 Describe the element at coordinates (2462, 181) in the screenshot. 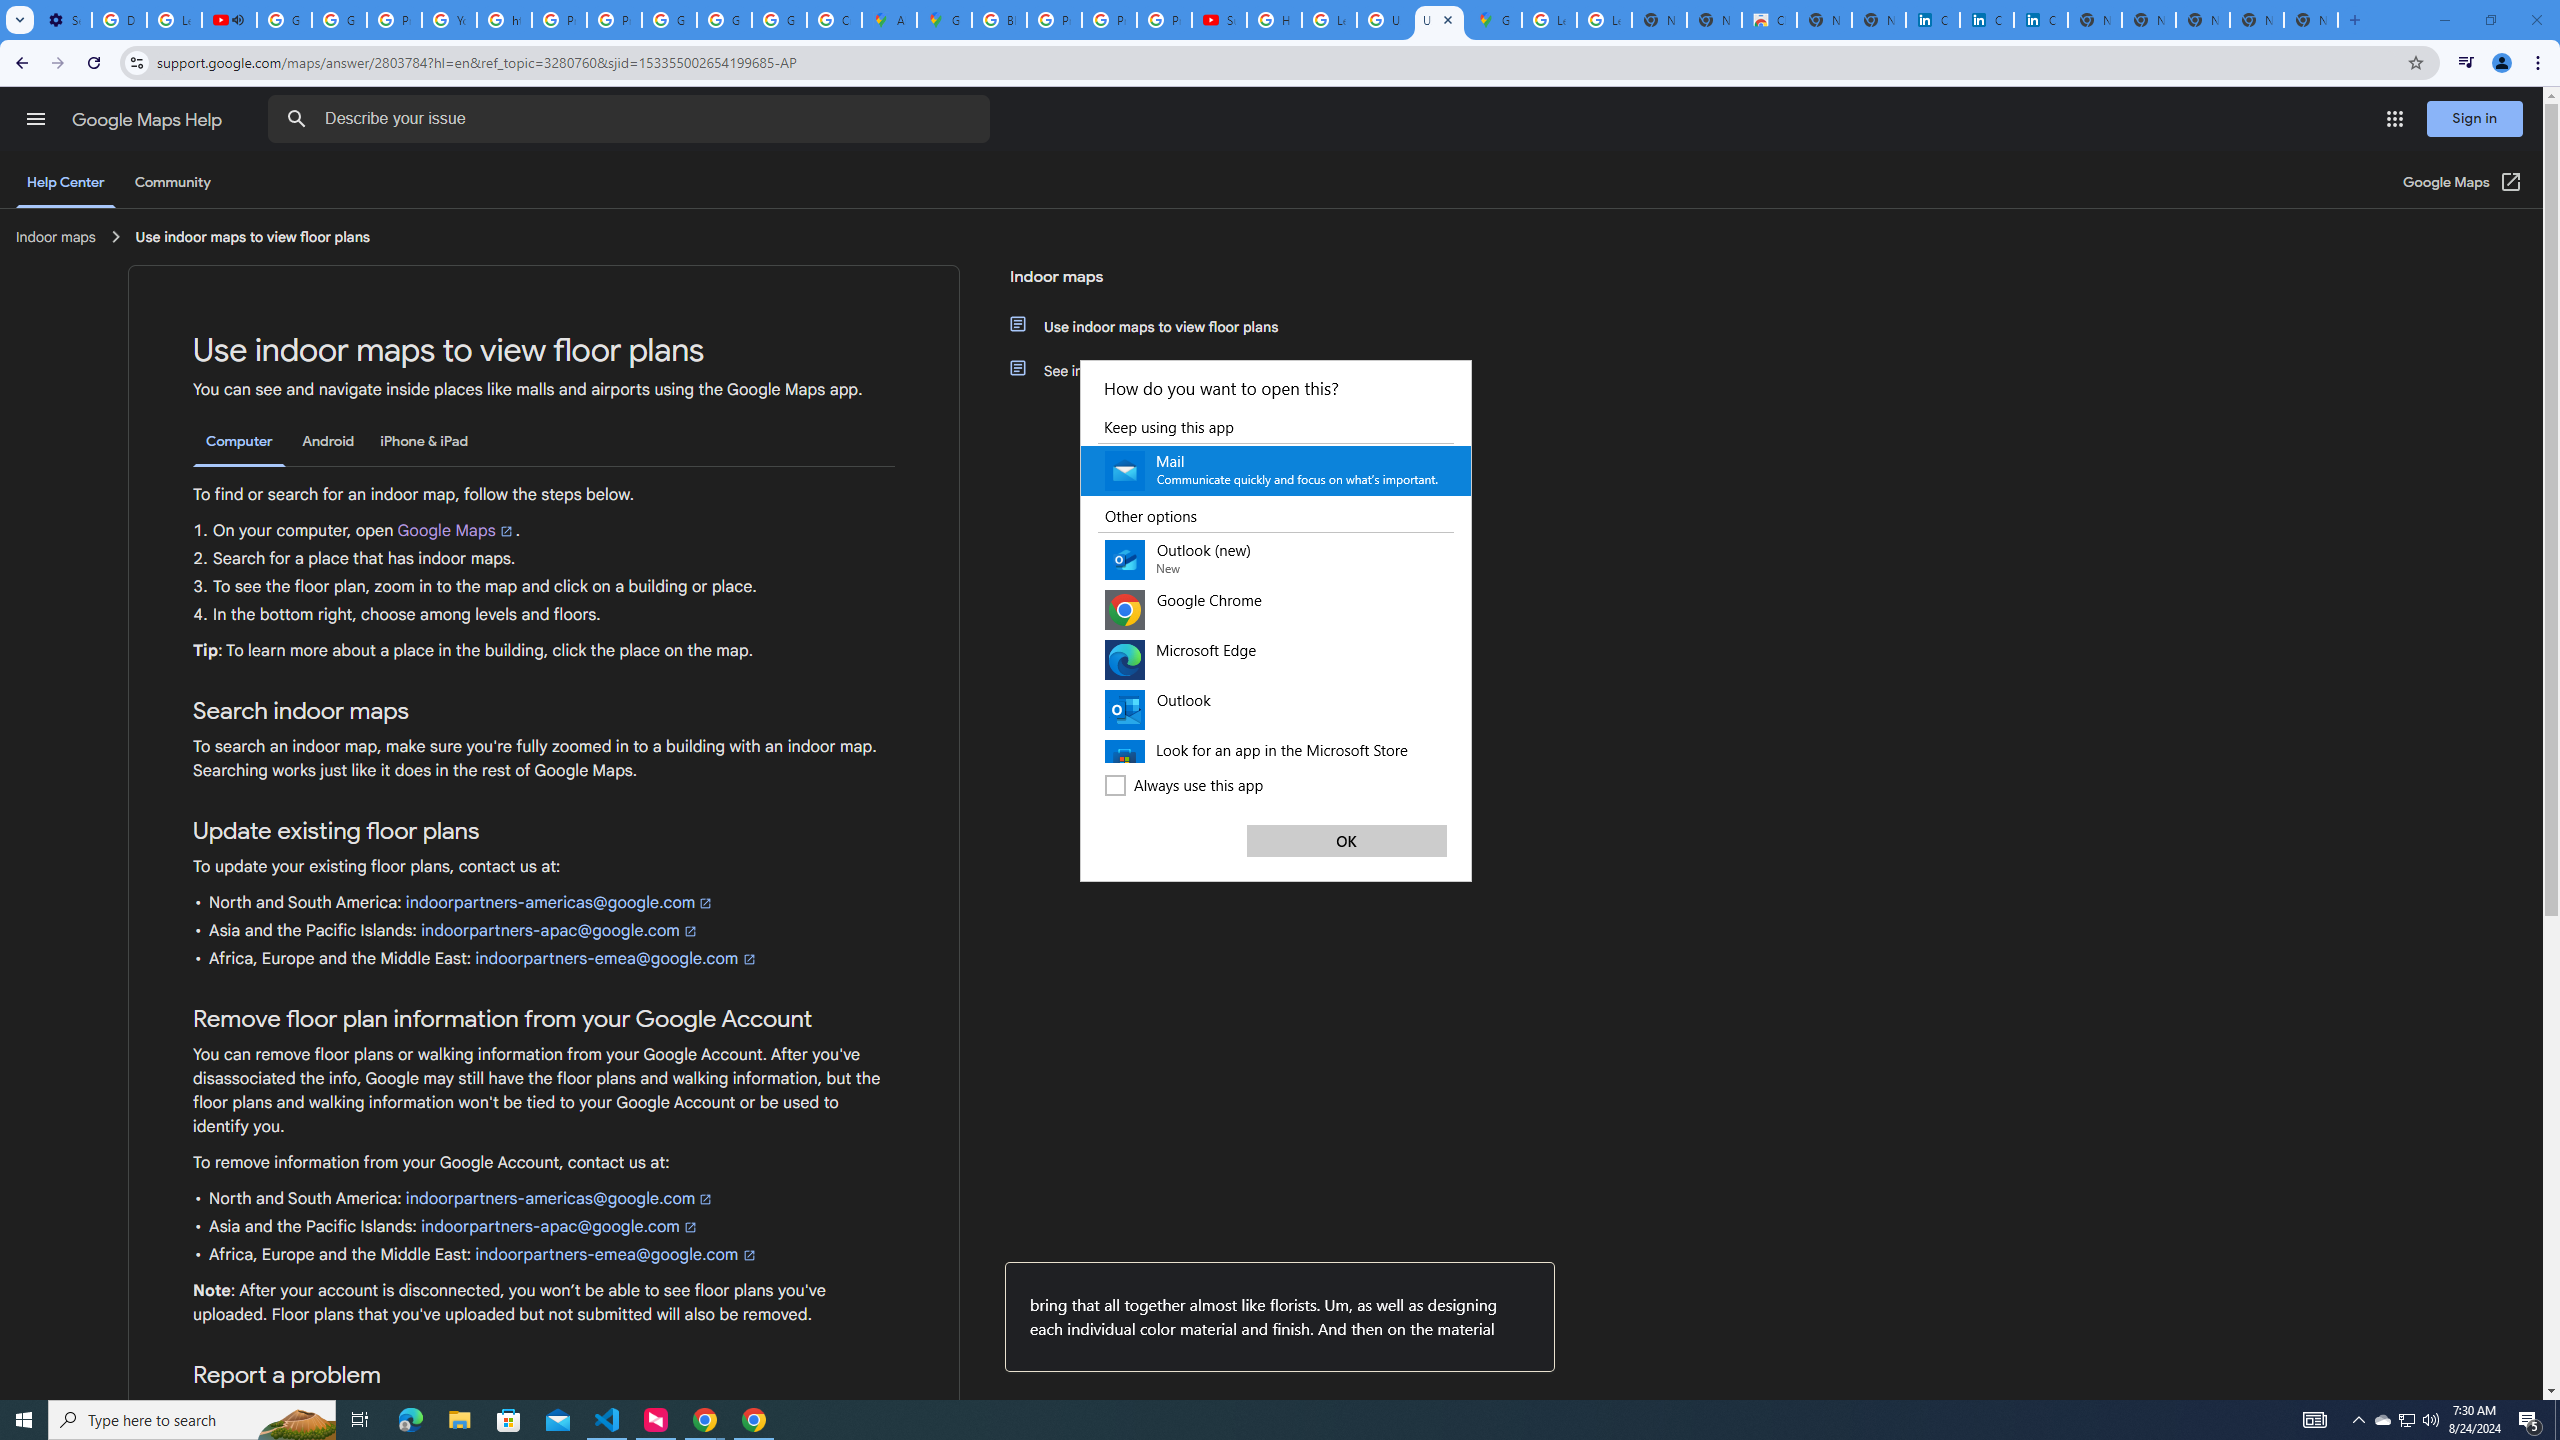

I see `'Google Maps (Open in a new window)'` at that location.